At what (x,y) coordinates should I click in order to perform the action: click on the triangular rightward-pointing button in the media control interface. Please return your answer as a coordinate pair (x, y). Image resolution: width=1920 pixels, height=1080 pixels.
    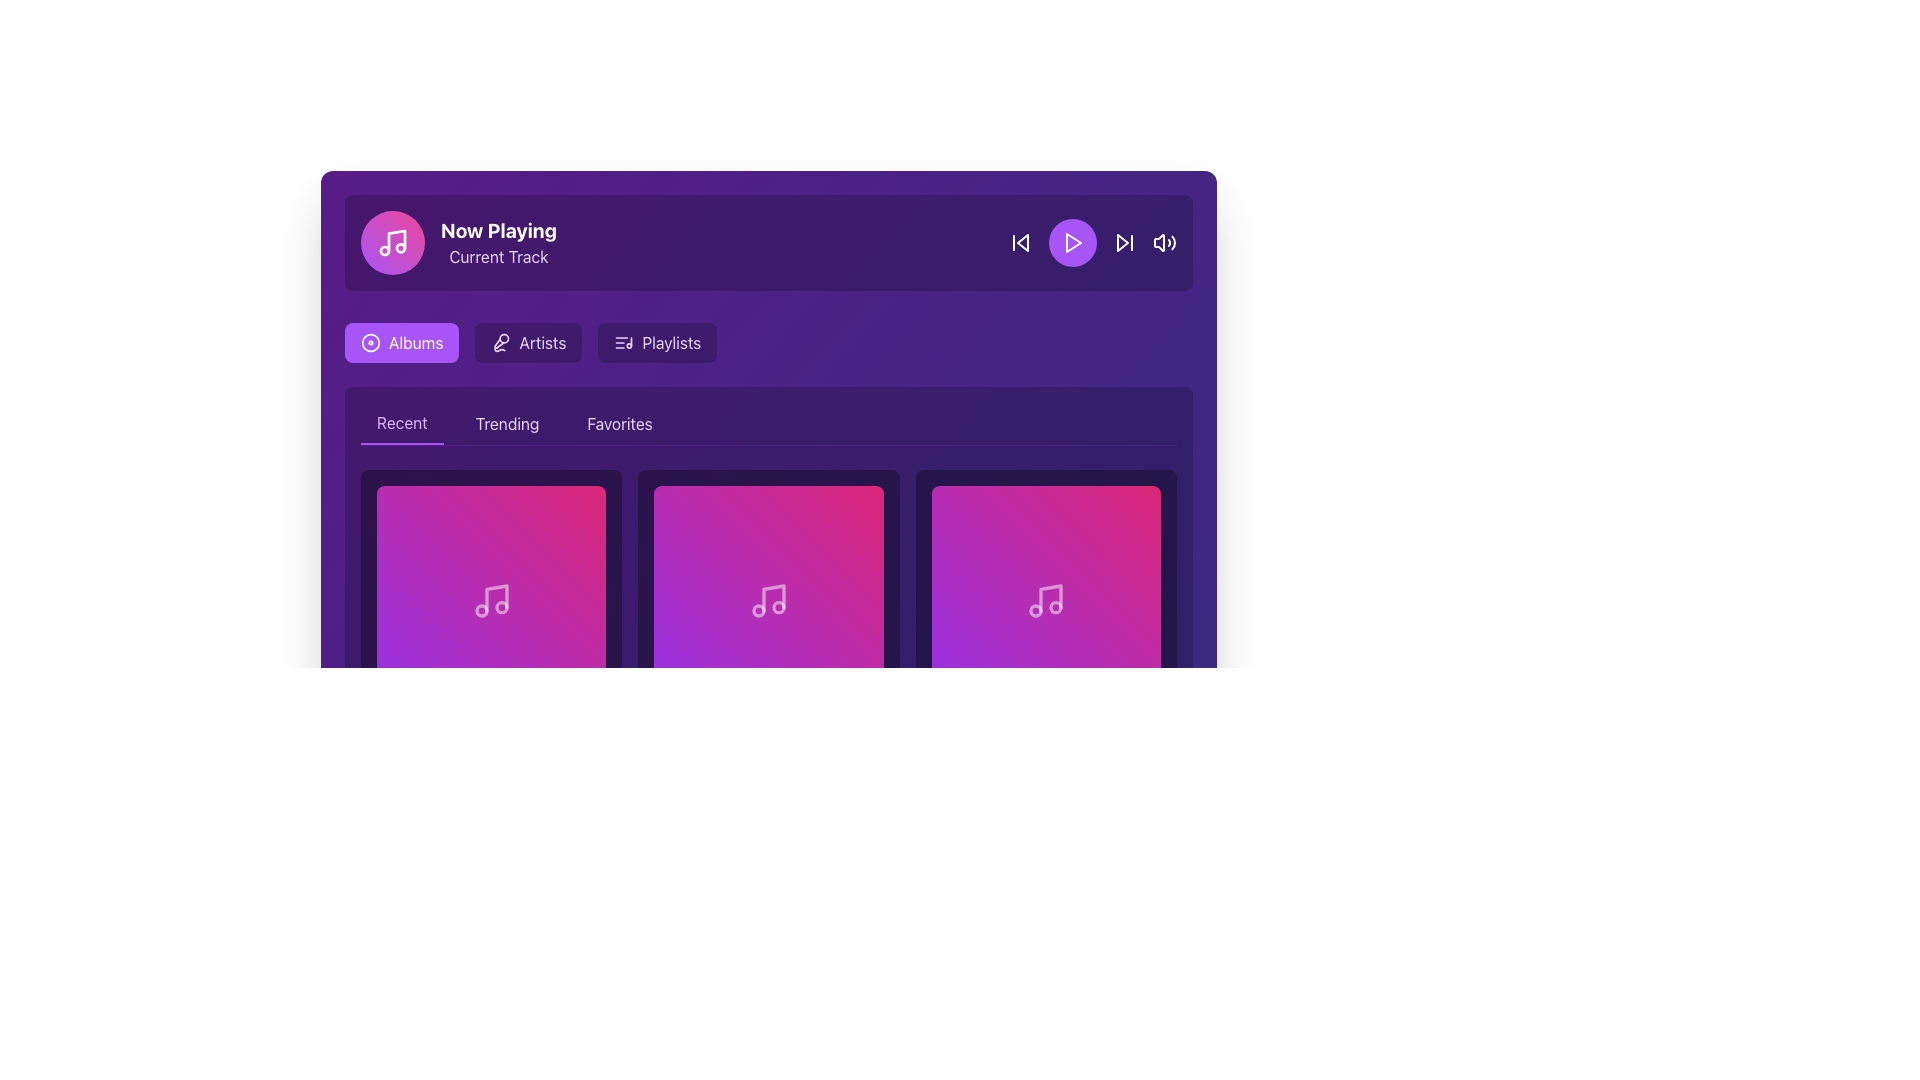
    Looking at the image, I should click on (1123, 242).